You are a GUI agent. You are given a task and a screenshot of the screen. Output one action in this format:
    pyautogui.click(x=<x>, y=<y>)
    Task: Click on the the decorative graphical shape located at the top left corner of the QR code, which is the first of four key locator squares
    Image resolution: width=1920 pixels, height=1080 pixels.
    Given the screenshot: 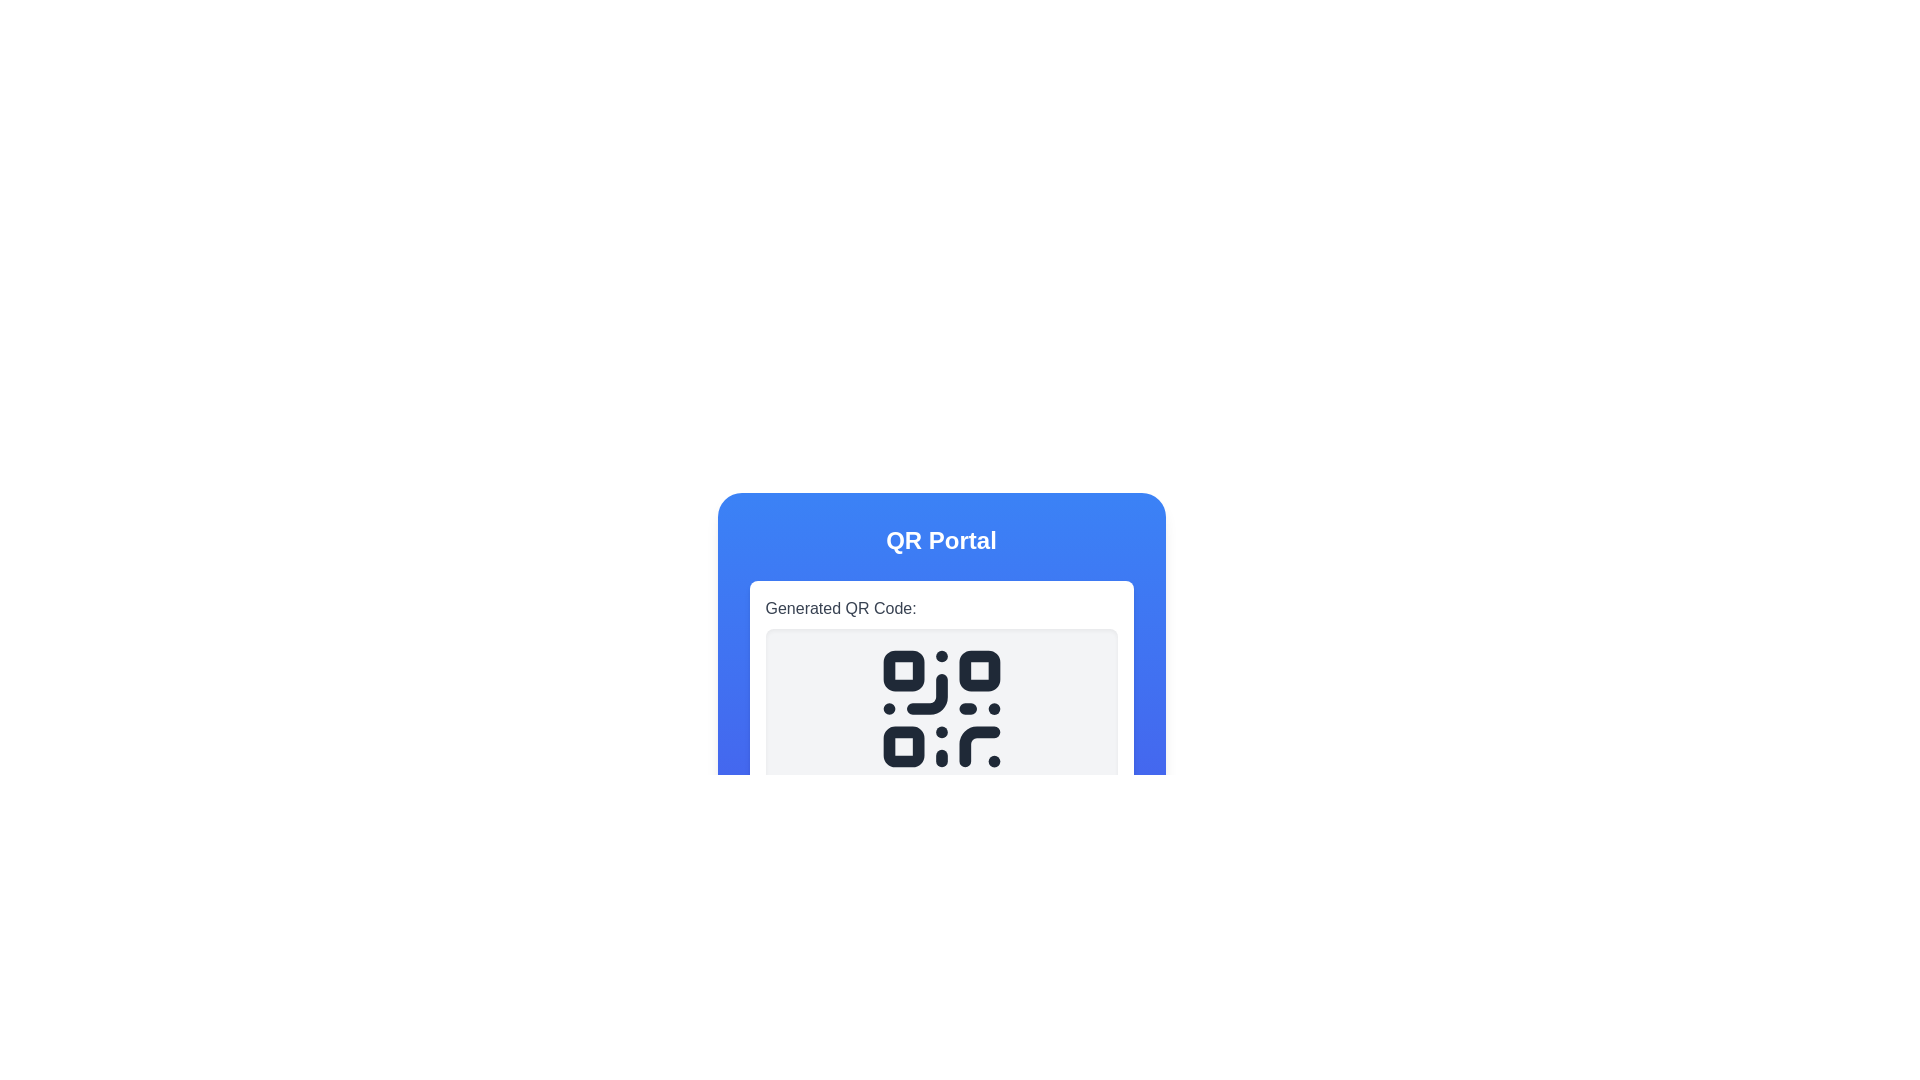 What is the action you would take?
    pyautogui.click(x=902, y=671)
    